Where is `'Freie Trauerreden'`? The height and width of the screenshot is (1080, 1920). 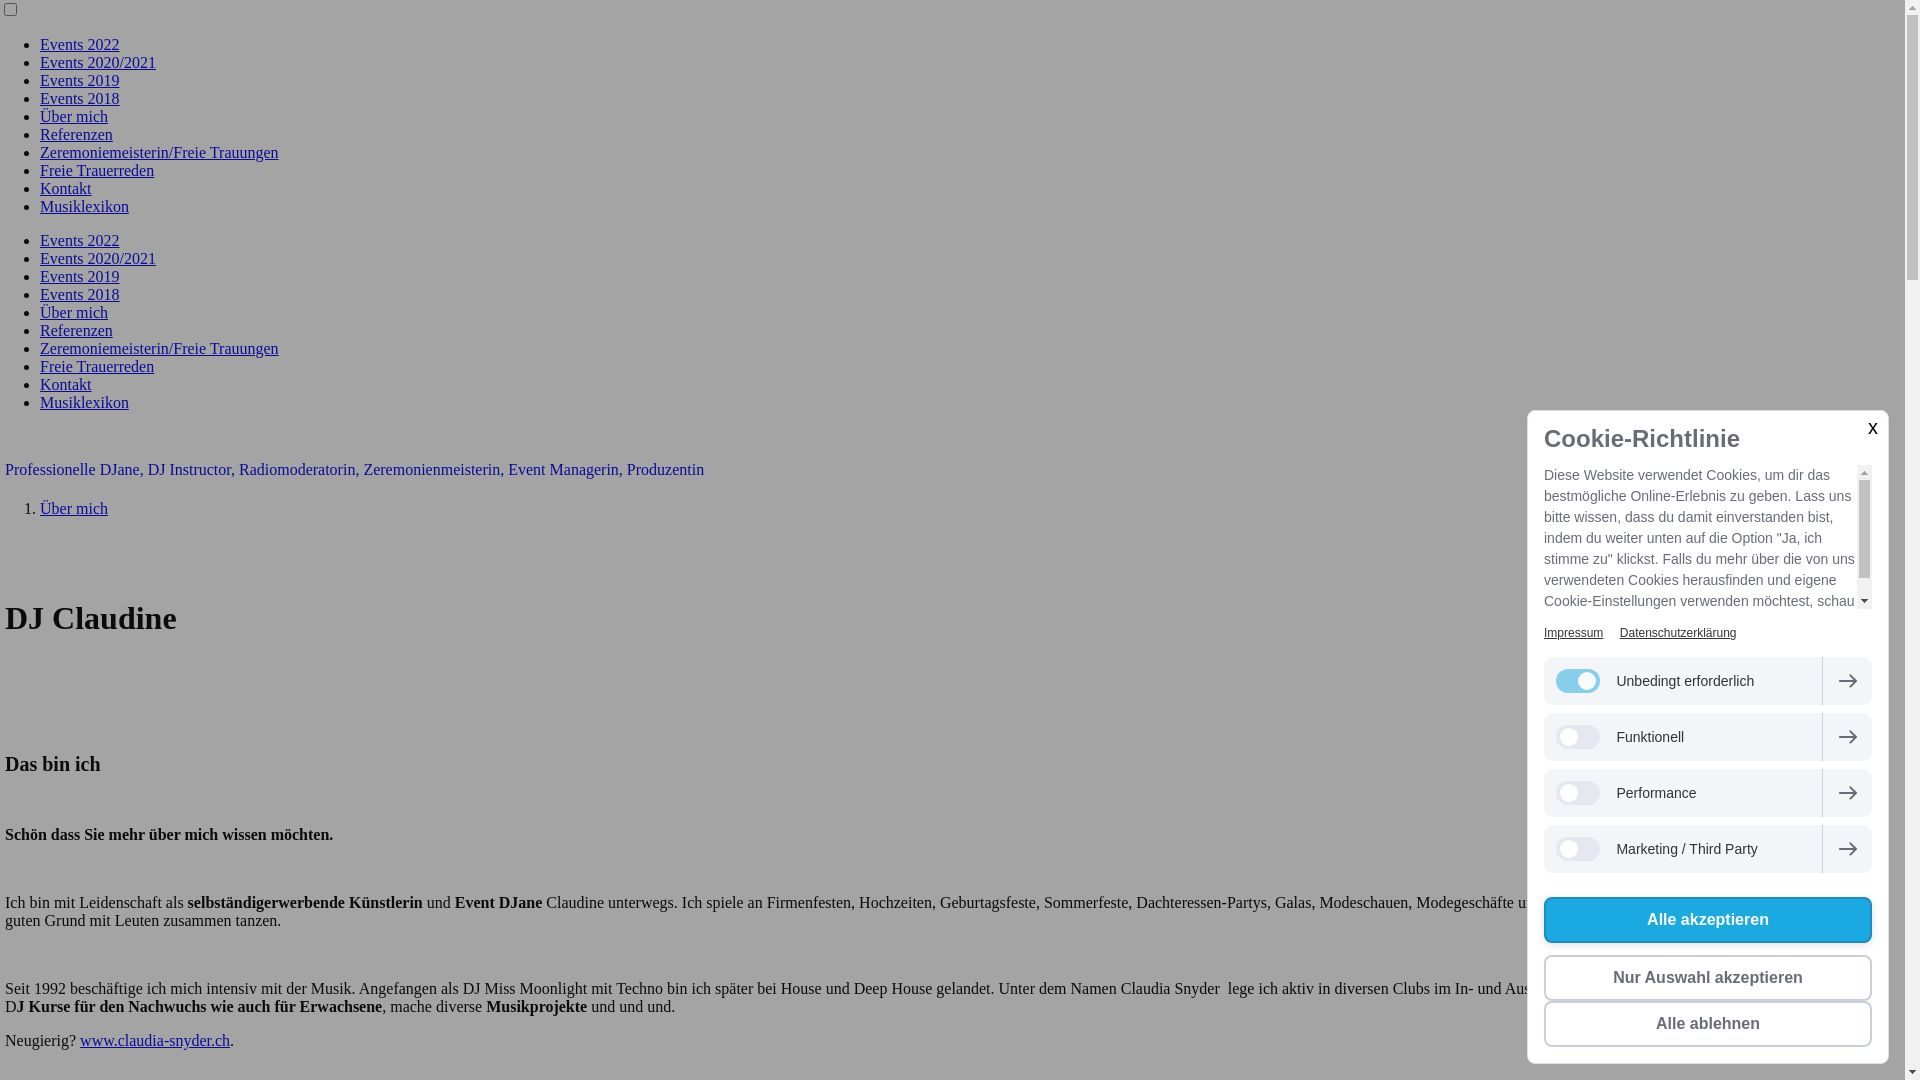 'Freie Trauerreden' is located at coordinates (95, 366).